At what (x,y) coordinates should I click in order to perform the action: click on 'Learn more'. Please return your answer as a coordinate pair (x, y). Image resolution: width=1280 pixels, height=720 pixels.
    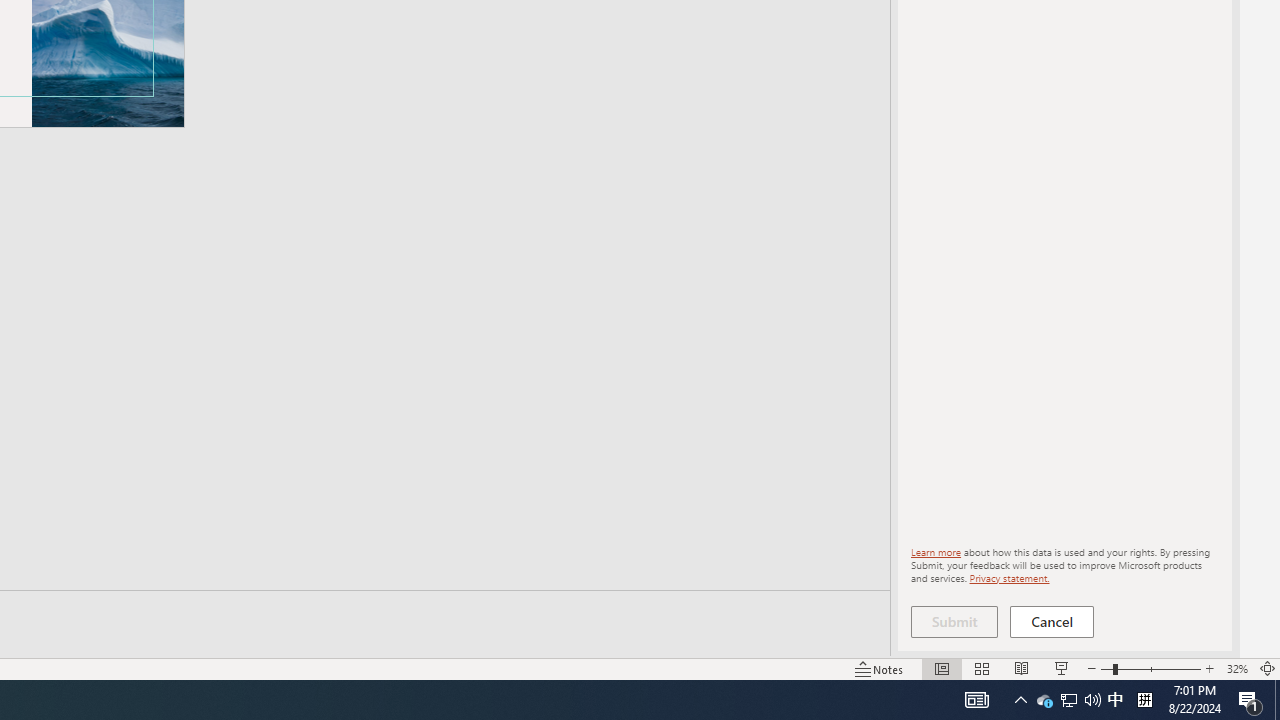
    Looking at the image, I should click on (935, 551).